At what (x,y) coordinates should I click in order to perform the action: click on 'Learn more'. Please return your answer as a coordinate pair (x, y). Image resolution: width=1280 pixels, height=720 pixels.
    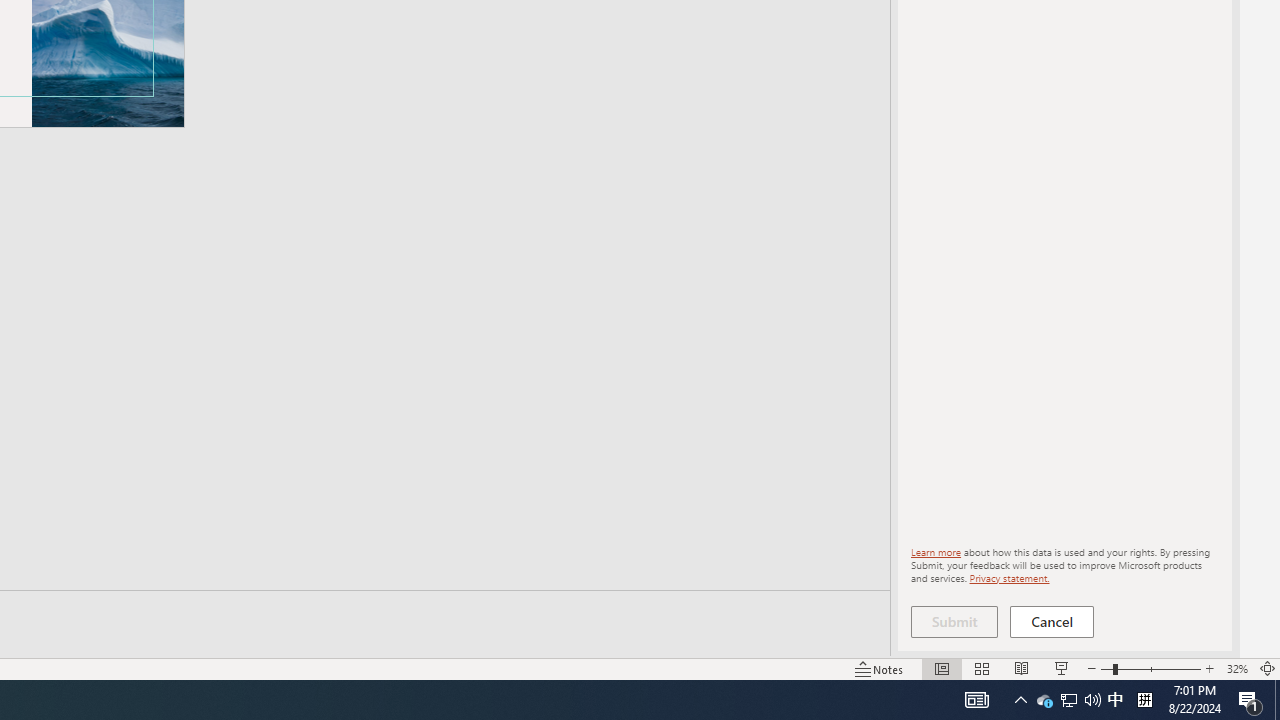
    Looking at the image, I should click on (935, 551).